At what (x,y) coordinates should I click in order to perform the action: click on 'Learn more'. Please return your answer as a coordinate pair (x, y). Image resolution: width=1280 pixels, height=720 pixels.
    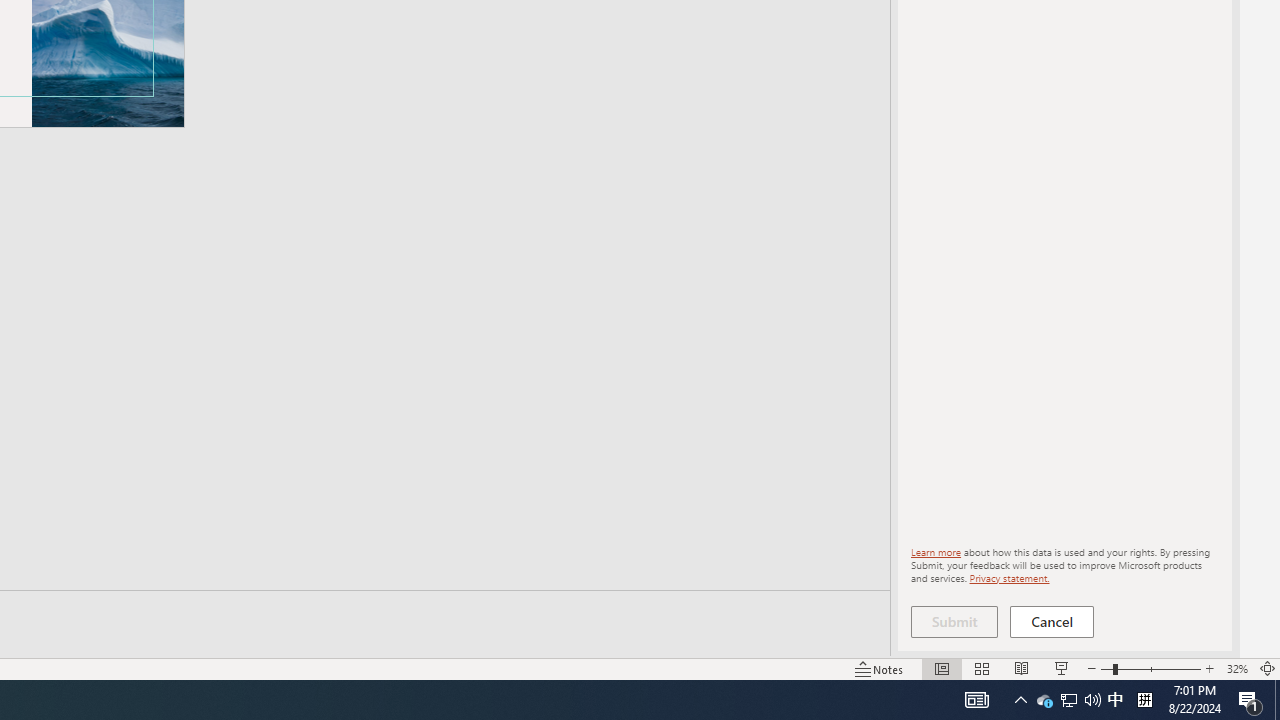
    Looking at the image, I should click on (935, 551).